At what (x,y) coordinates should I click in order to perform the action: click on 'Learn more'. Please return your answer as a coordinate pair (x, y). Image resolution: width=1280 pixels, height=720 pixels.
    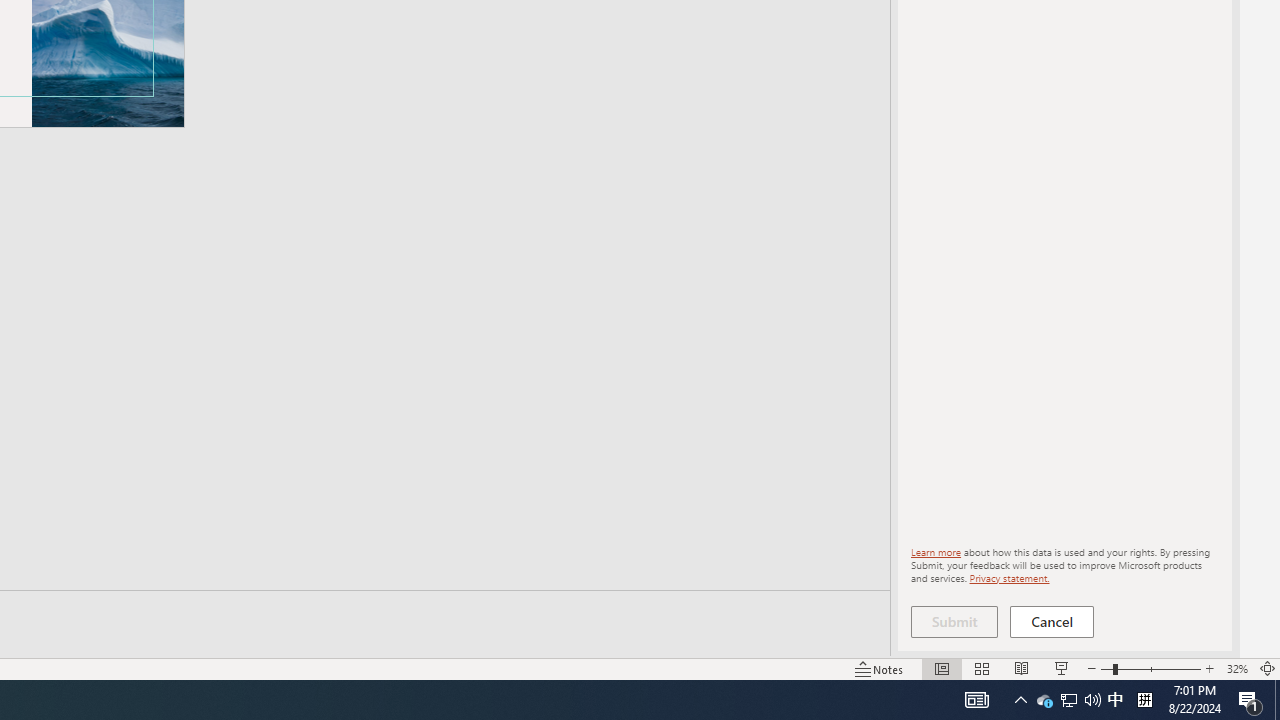
    Looking at the image, I should click on (935, 551).